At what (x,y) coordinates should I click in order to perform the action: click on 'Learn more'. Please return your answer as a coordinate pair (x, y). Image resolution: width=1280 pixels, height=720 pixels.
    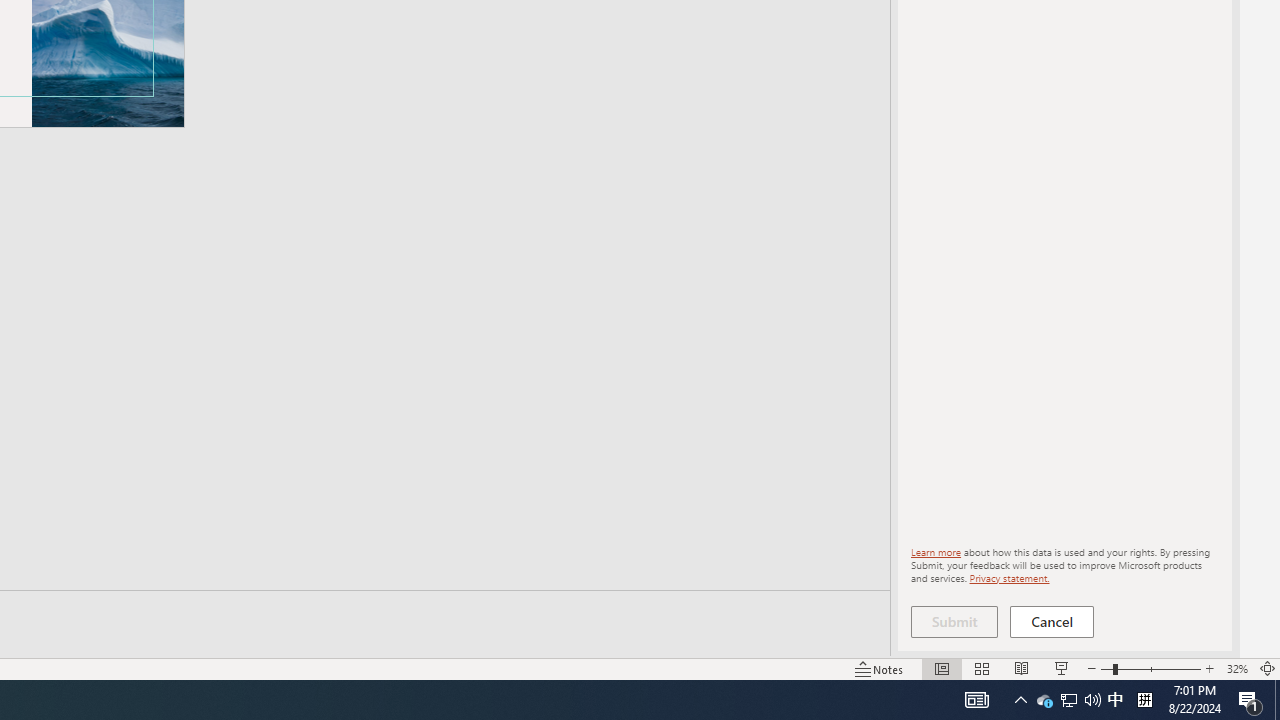
    Looking at the image, I should click on (935, 551).